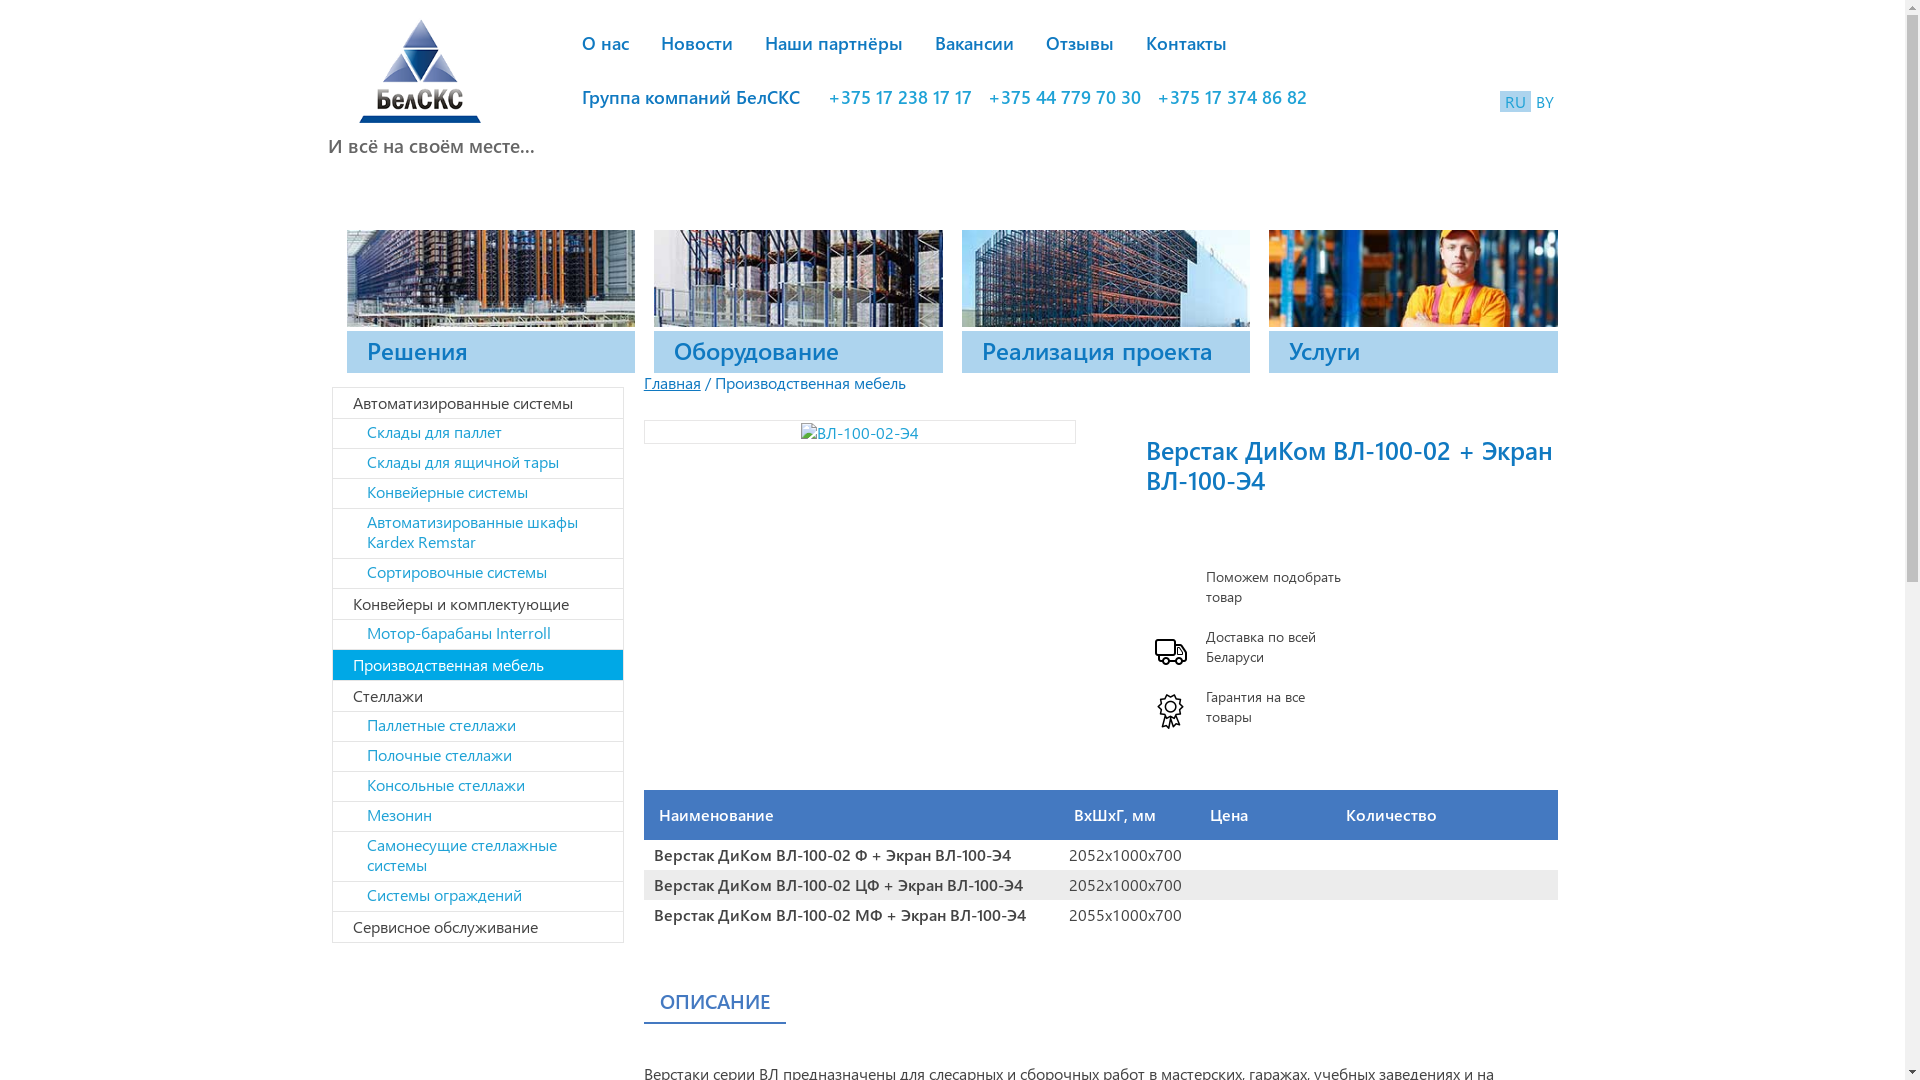 The image size is (1920, 1080). Describe the element at coordinates (1503, 101) in the screenshot. I see `'RU'` at that location.